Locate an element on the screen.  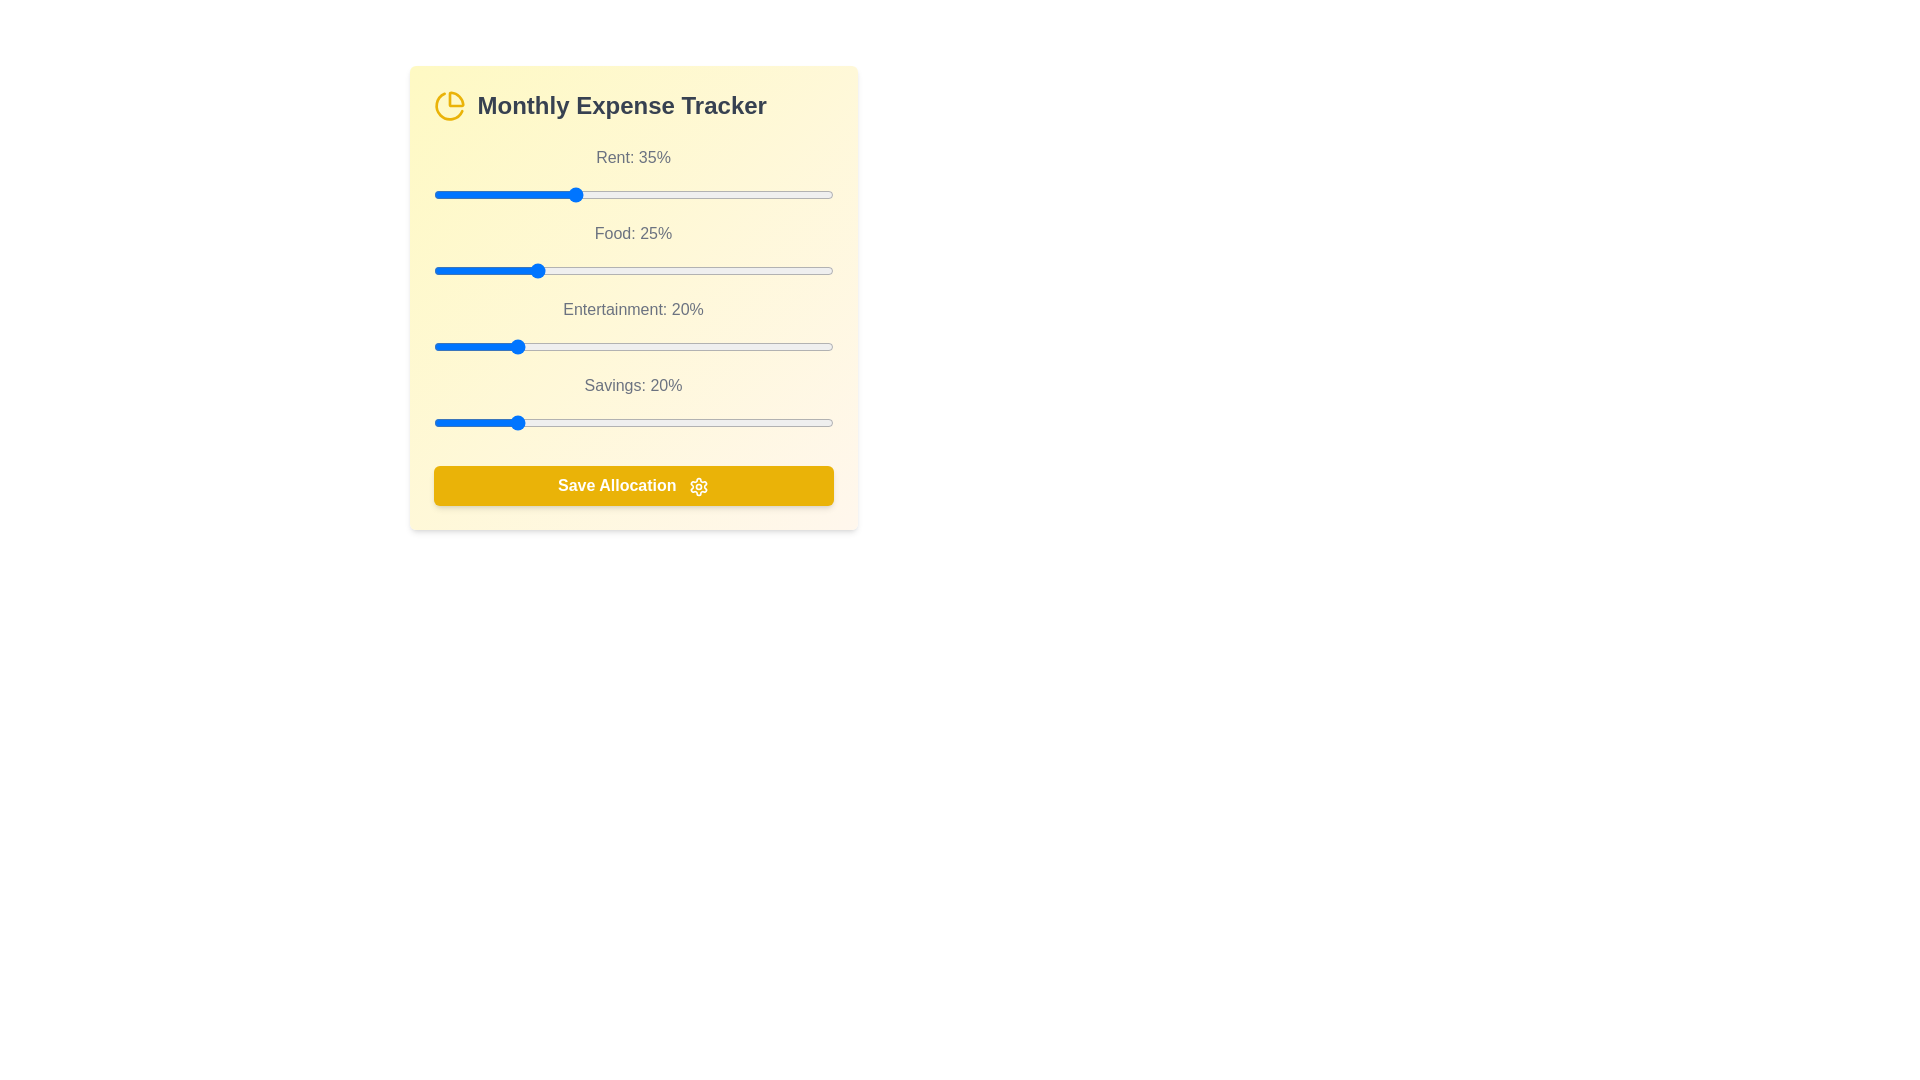
'Save Allocation' button is located at coordinates (632, 486).